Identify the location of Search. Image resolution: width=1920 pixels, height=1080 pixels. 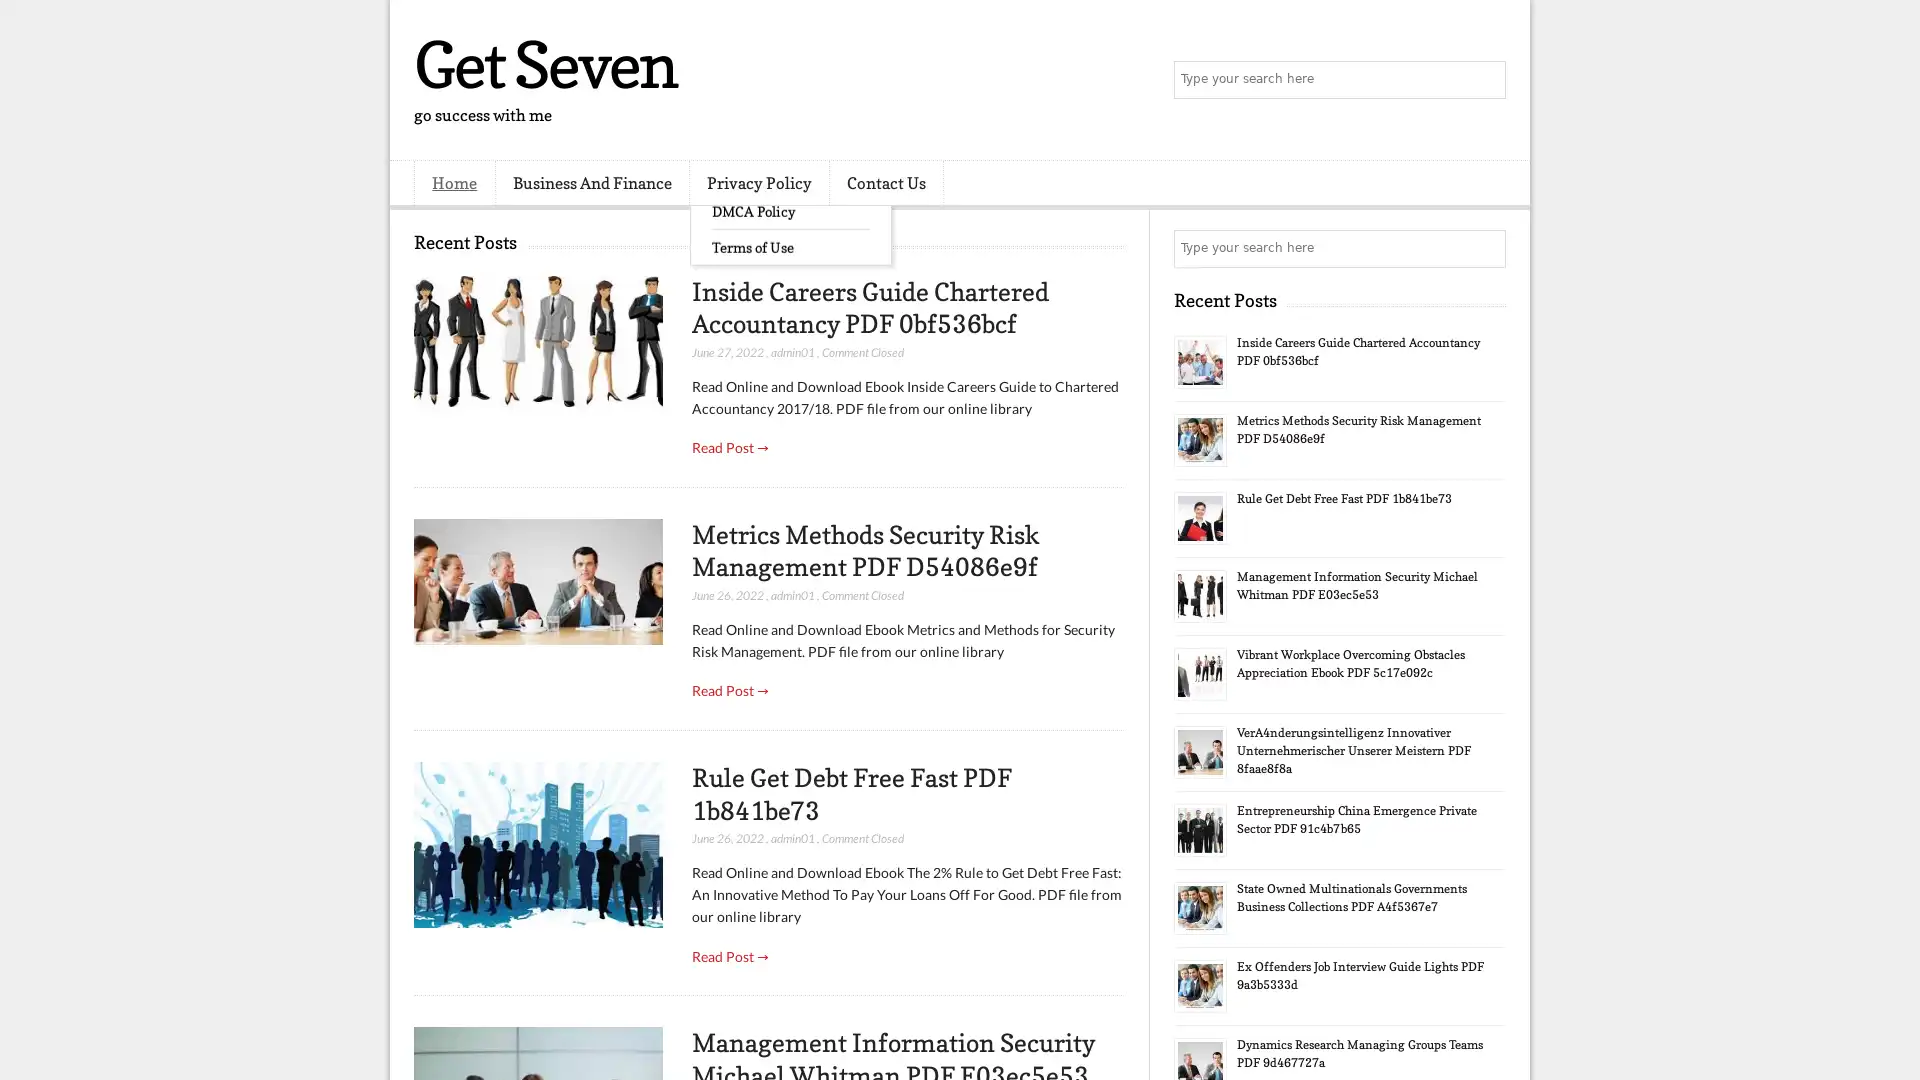
(1485, 248).